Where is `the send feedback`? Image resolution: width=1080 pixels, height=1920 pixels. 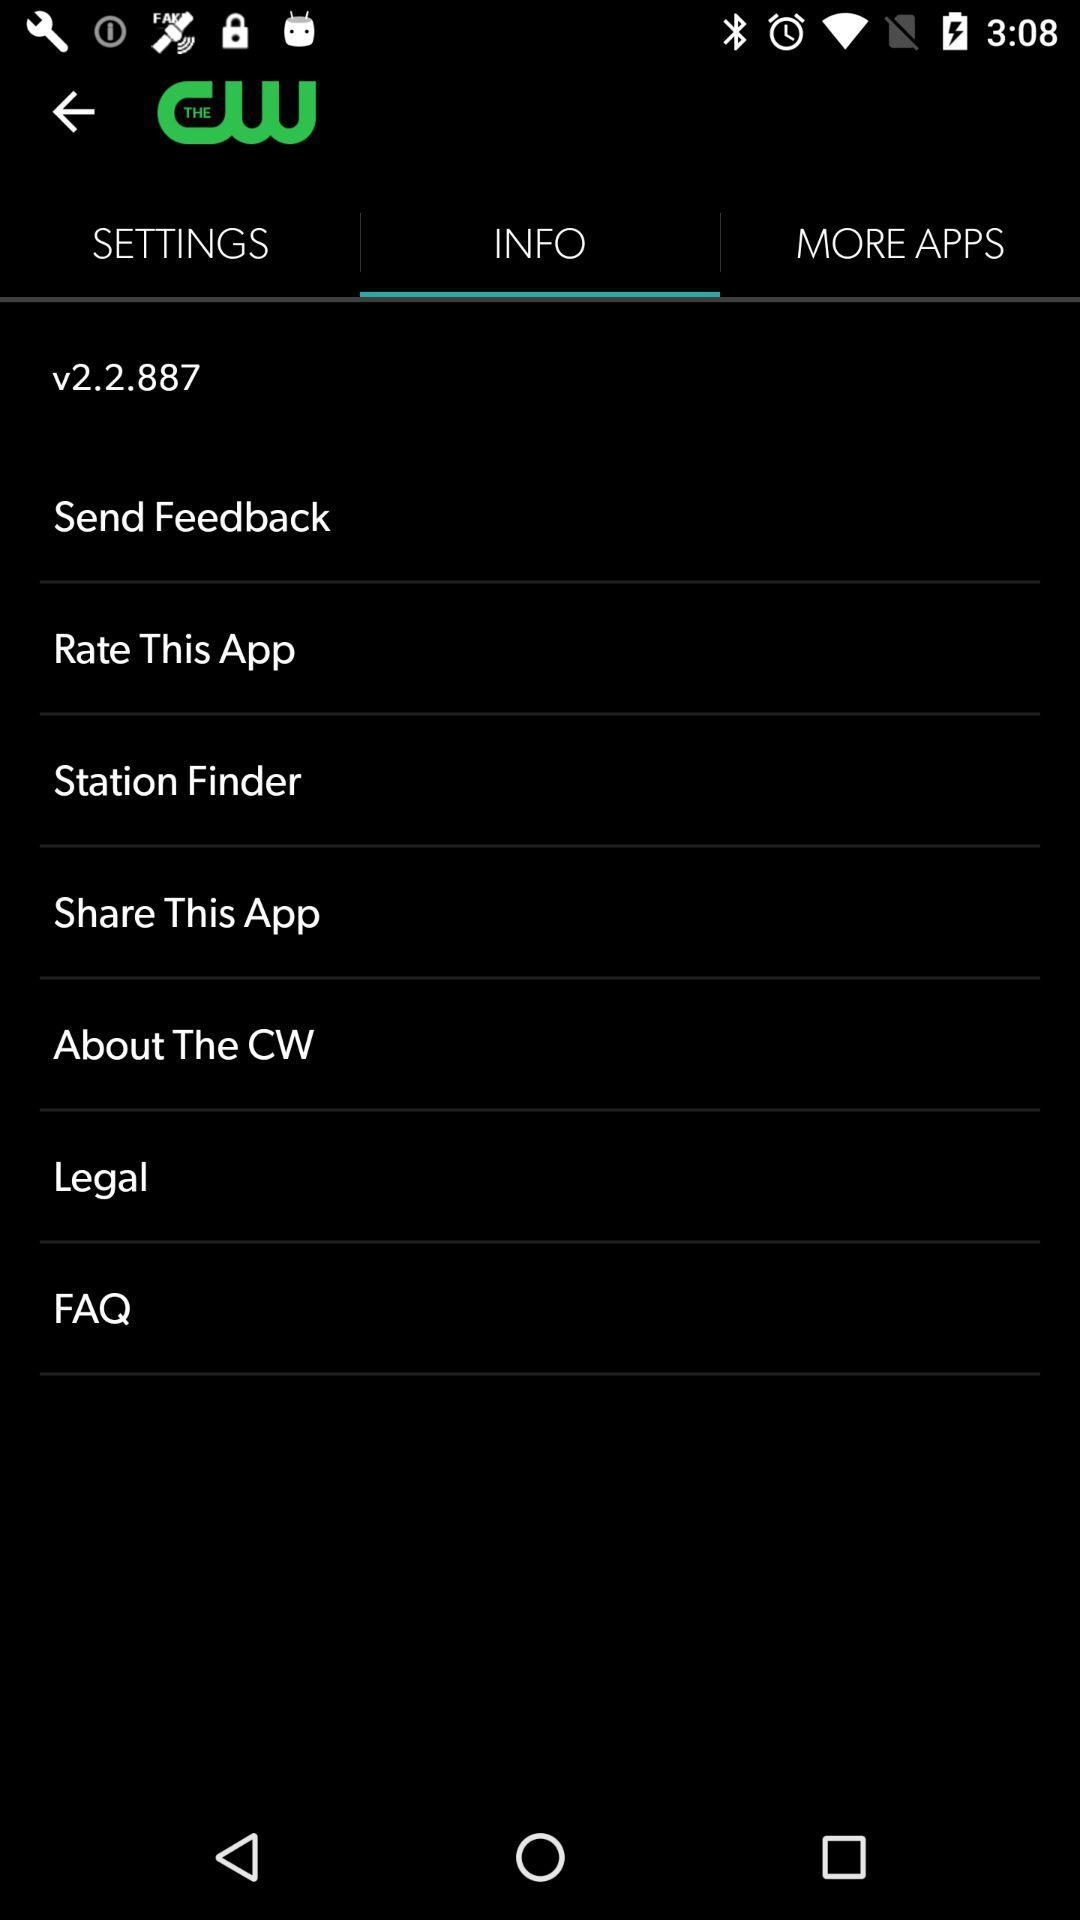 the send feedback is located at coordinates (540, 516).